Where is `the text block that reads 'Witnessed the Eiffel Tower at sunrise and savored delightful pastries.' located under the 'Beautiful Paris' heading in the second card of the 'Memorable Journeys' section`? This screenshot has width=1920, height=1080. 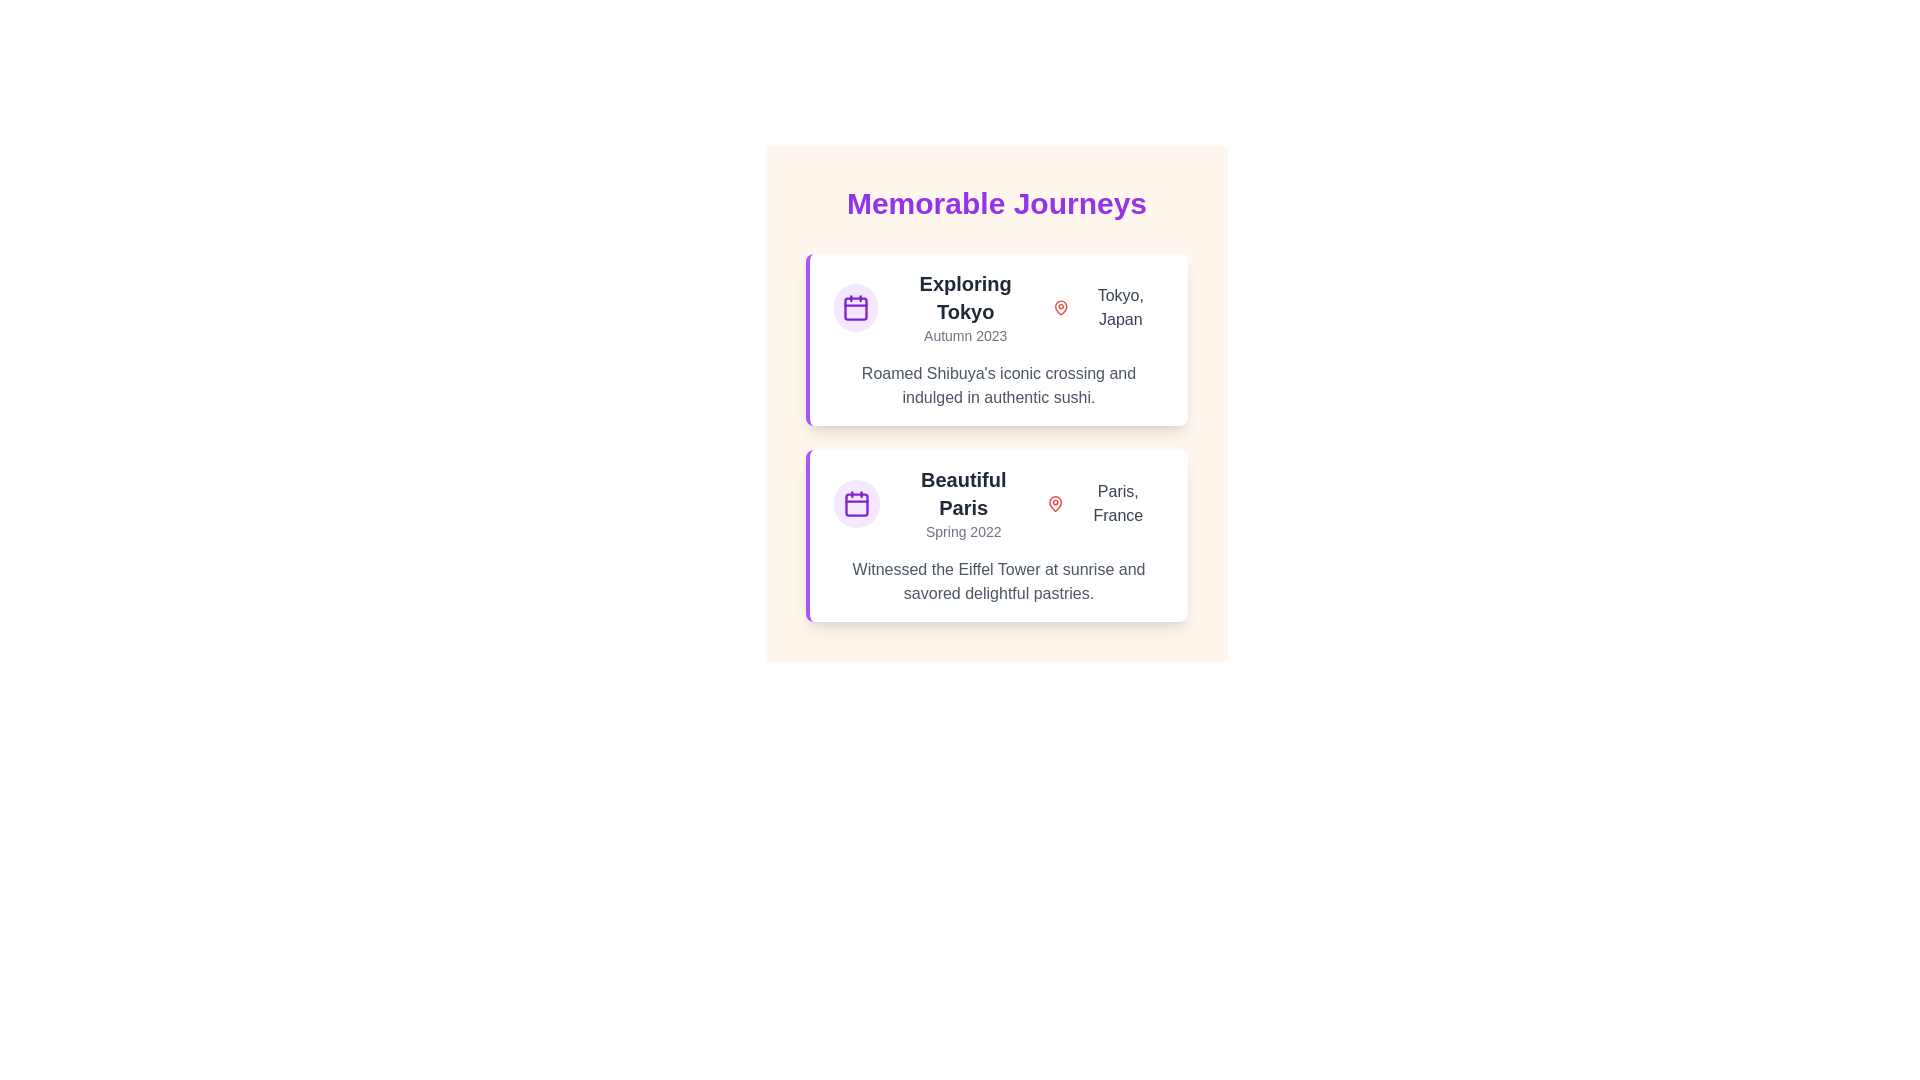
the text block that reads 'Witnessed the Eiffel Tower at sunrise and savored delightful pastries.' located under the 'Beautiful Paris' heading in the second card of the 'Memorable Journeys' section is located at coordinates (998, 582).